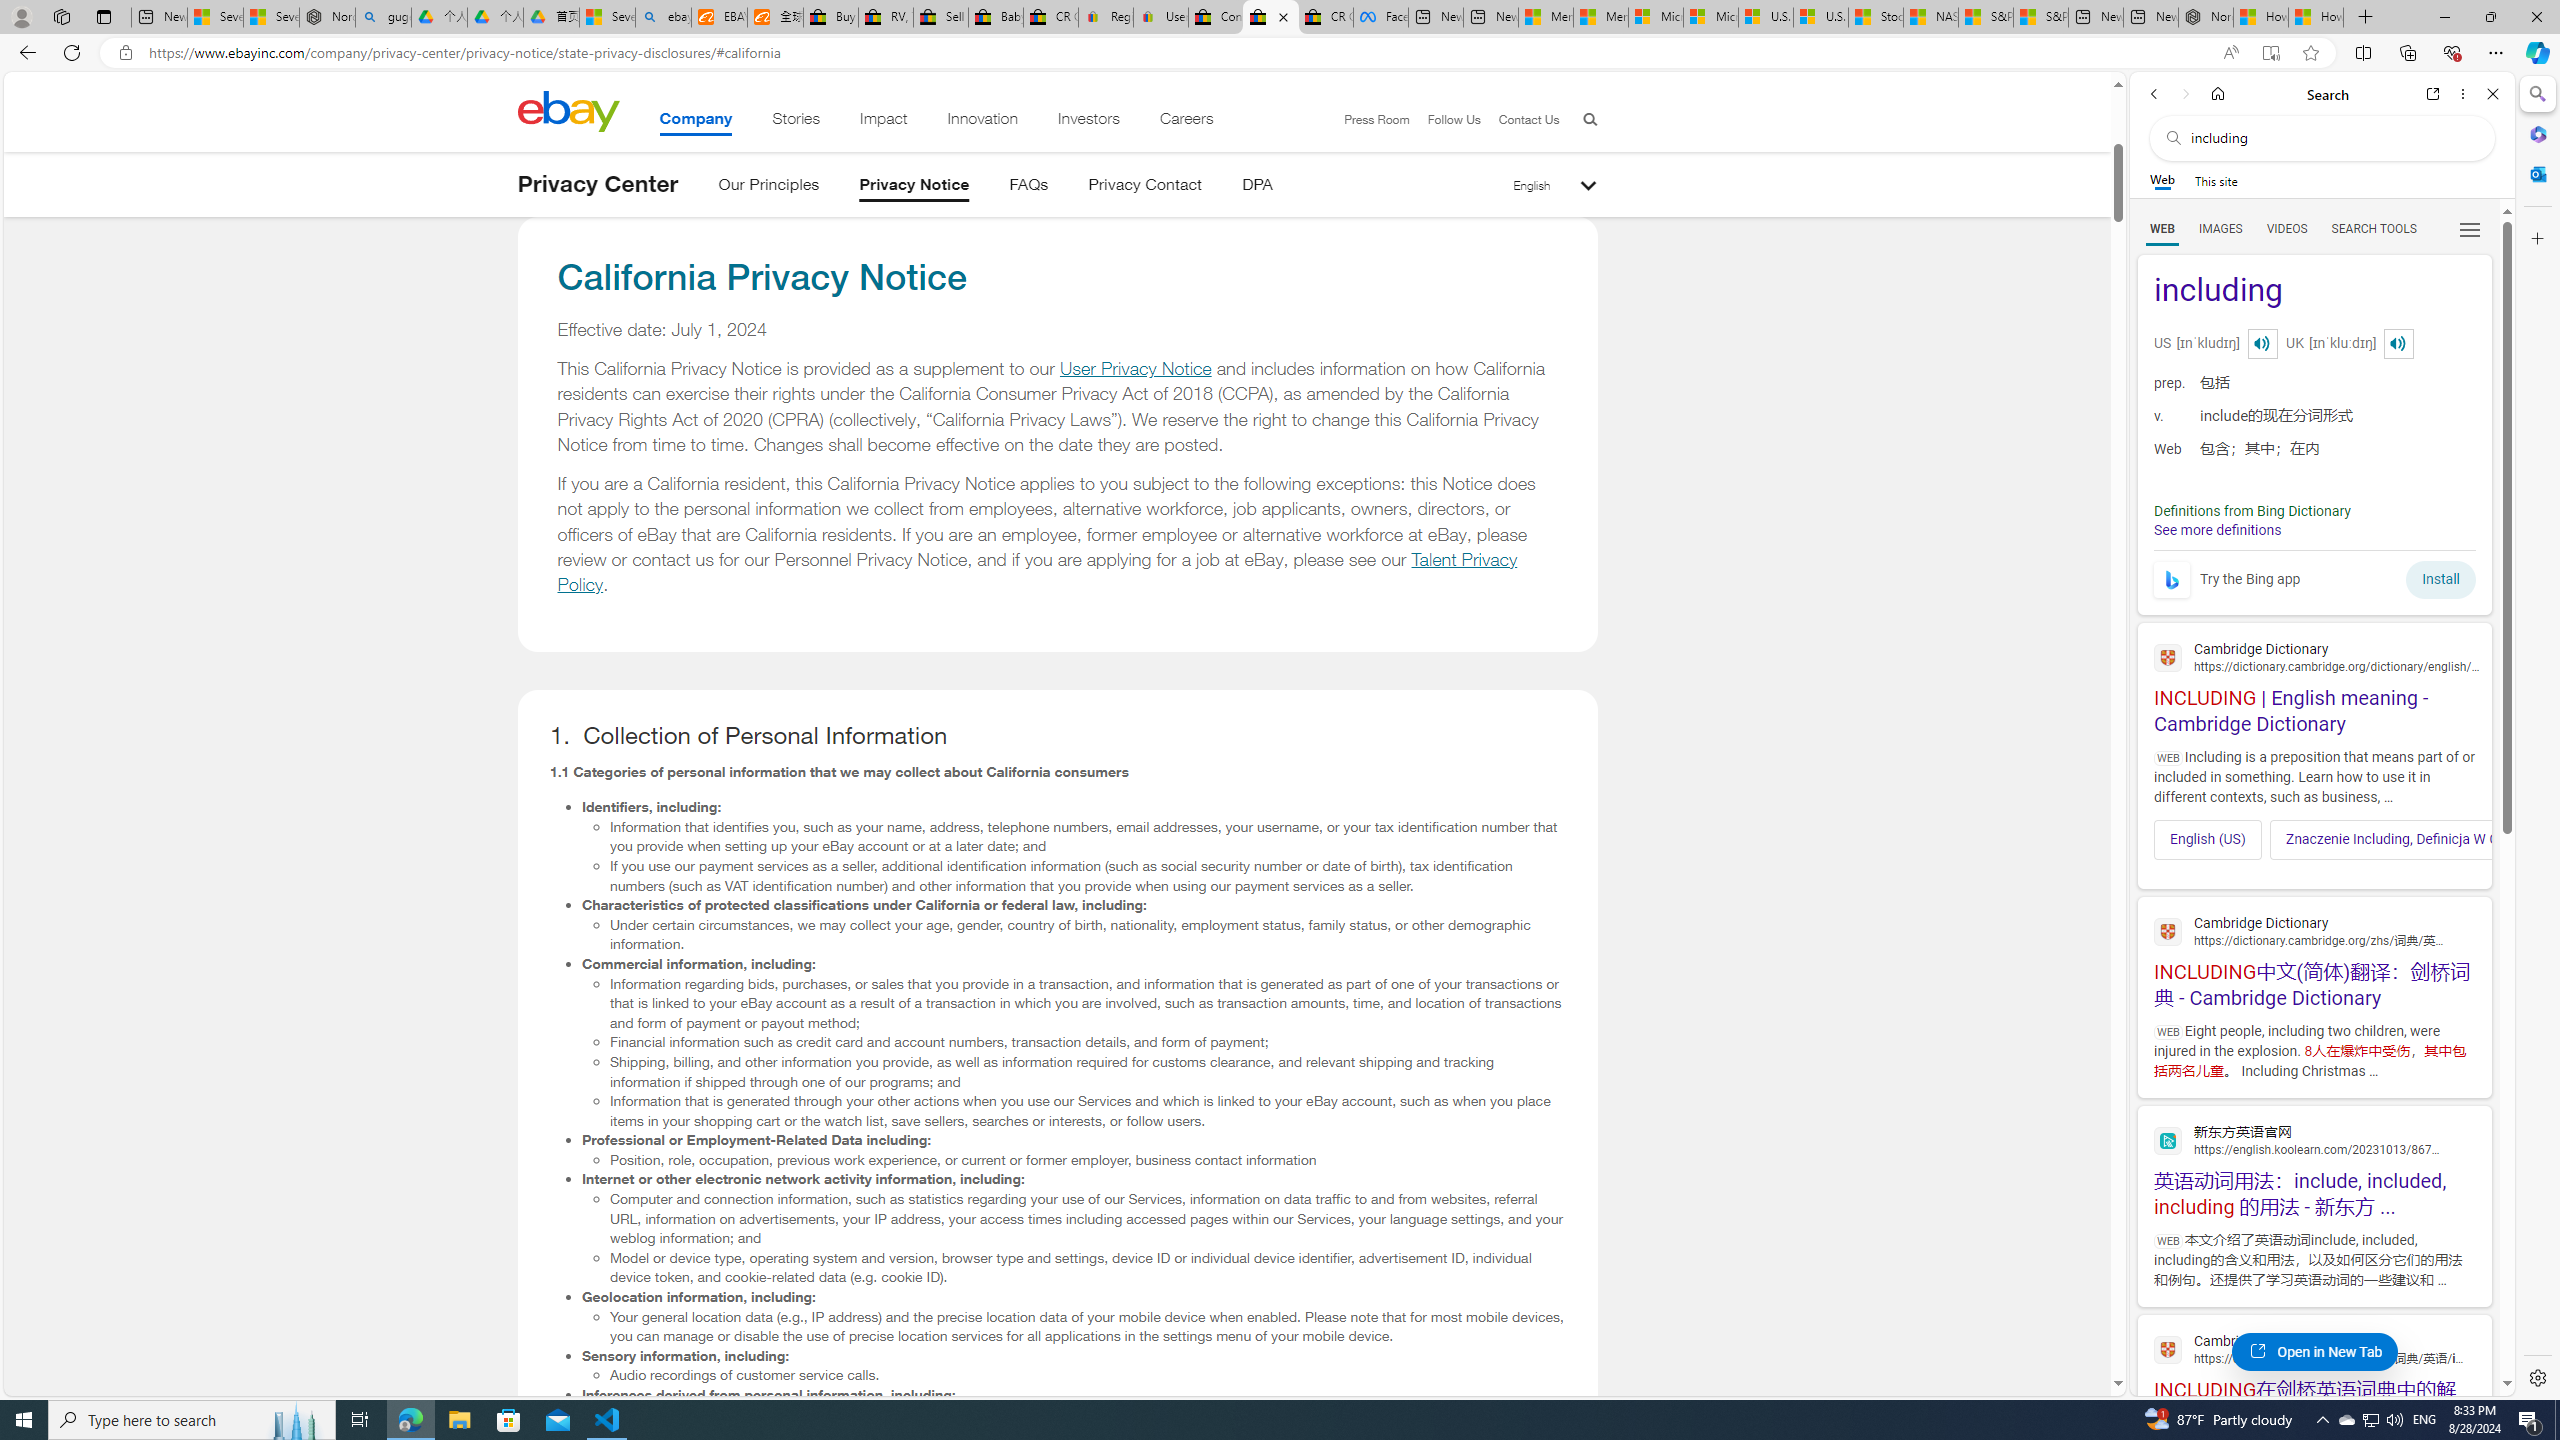 This screenshot has width=2560, height=1440. Describe the element at coordinates (2433, 93) in the screenshot. I see `'Open link in new tab'` at that location.